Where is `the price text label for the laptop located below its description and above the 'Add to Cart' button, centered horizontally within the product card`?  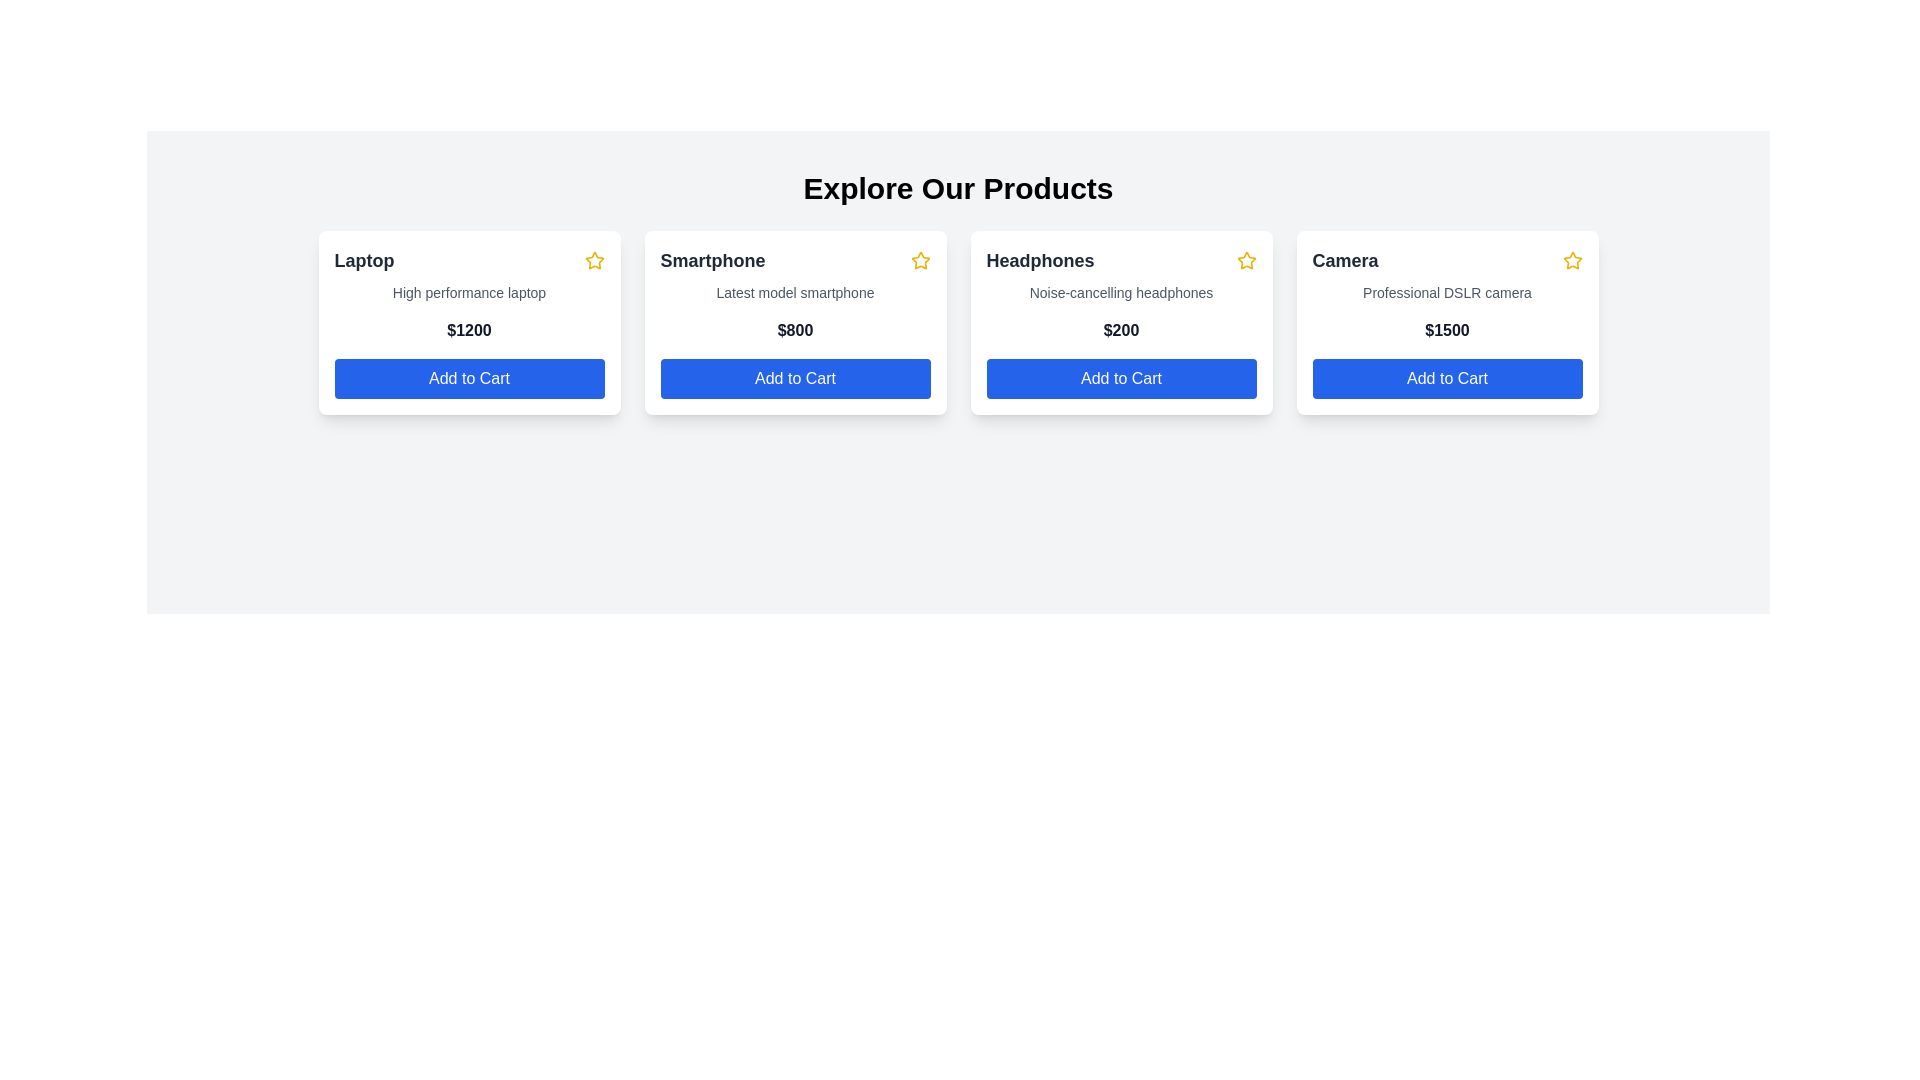 the price text label for the laptop located below its description and above the 'Add to Cart' button, centered horizontally within the product card is located at coordinates (468, 330).